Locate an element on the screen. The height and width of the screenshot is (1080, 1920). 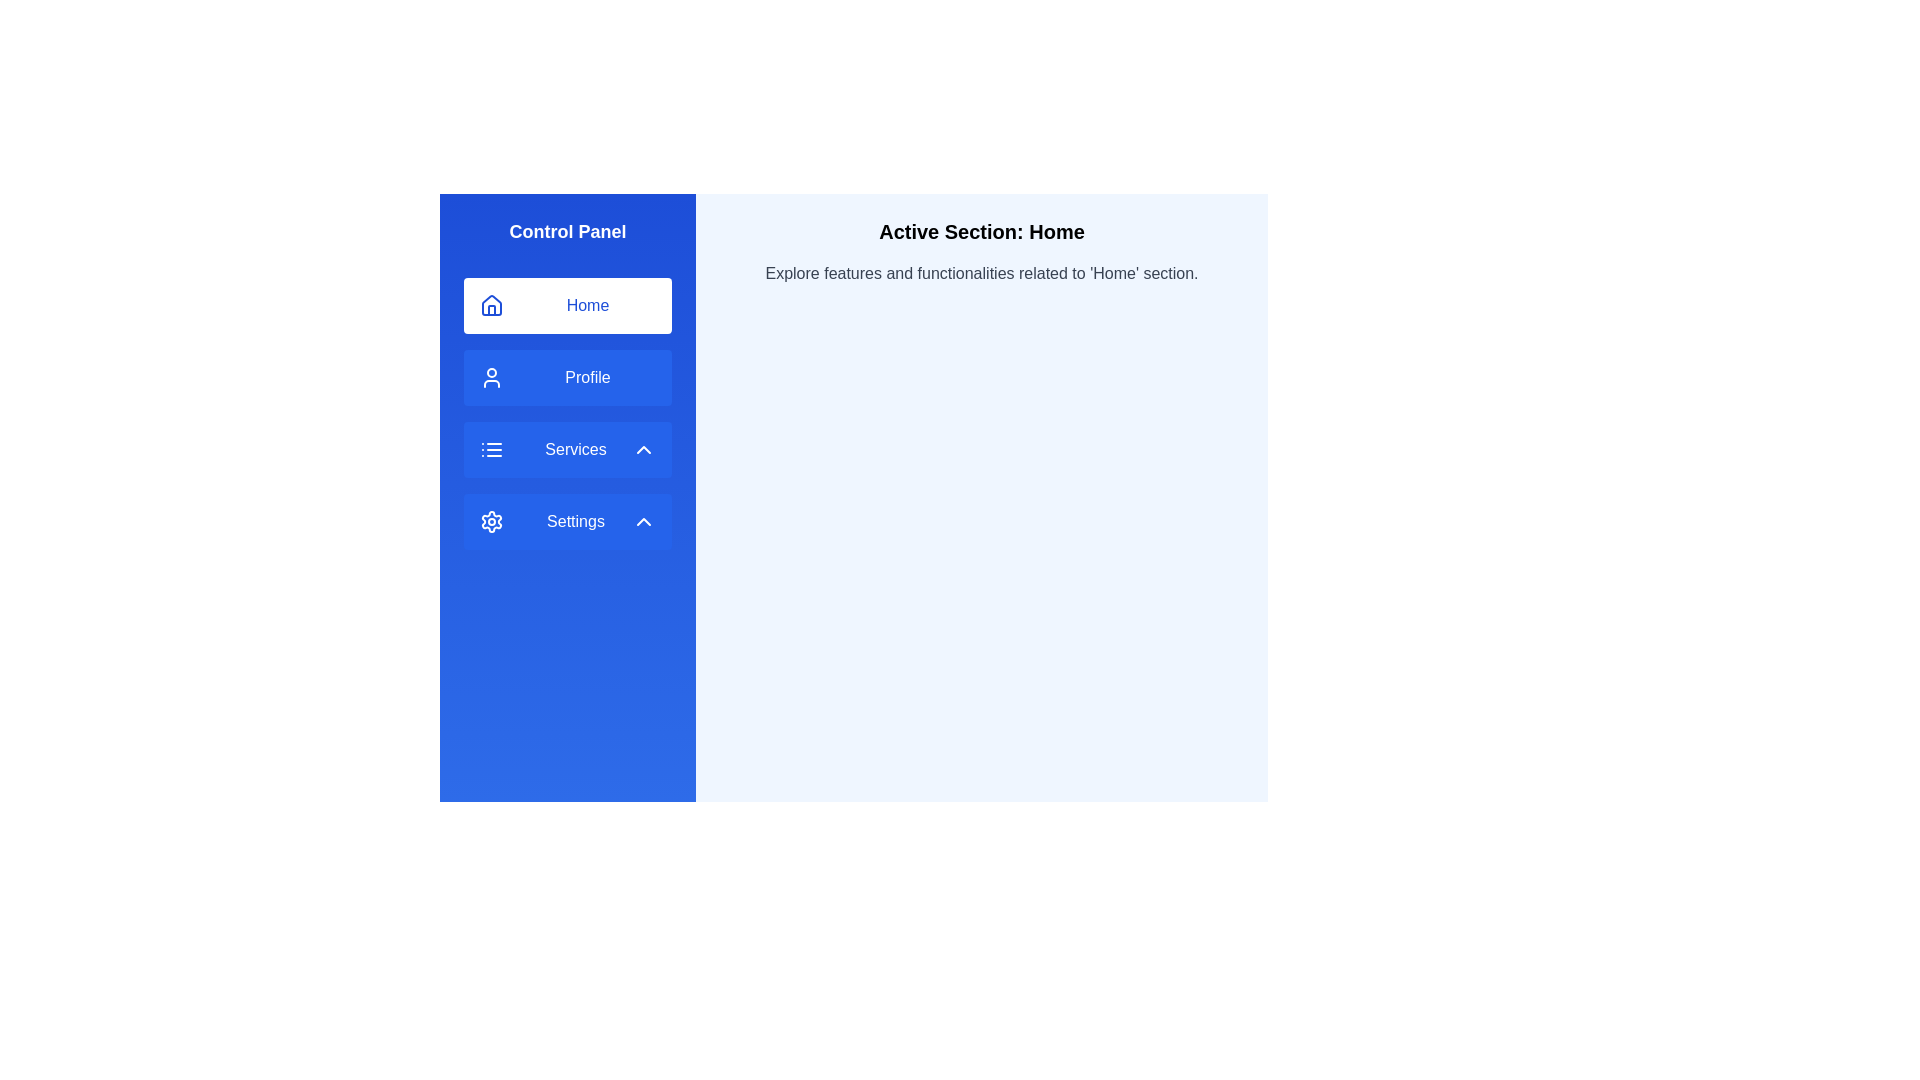
the Text Label that reads 'Explore features and functionalities related to 'Home' section.' positioned below the heading 'Active Section: Home.' is located at coordinates (982, 273).